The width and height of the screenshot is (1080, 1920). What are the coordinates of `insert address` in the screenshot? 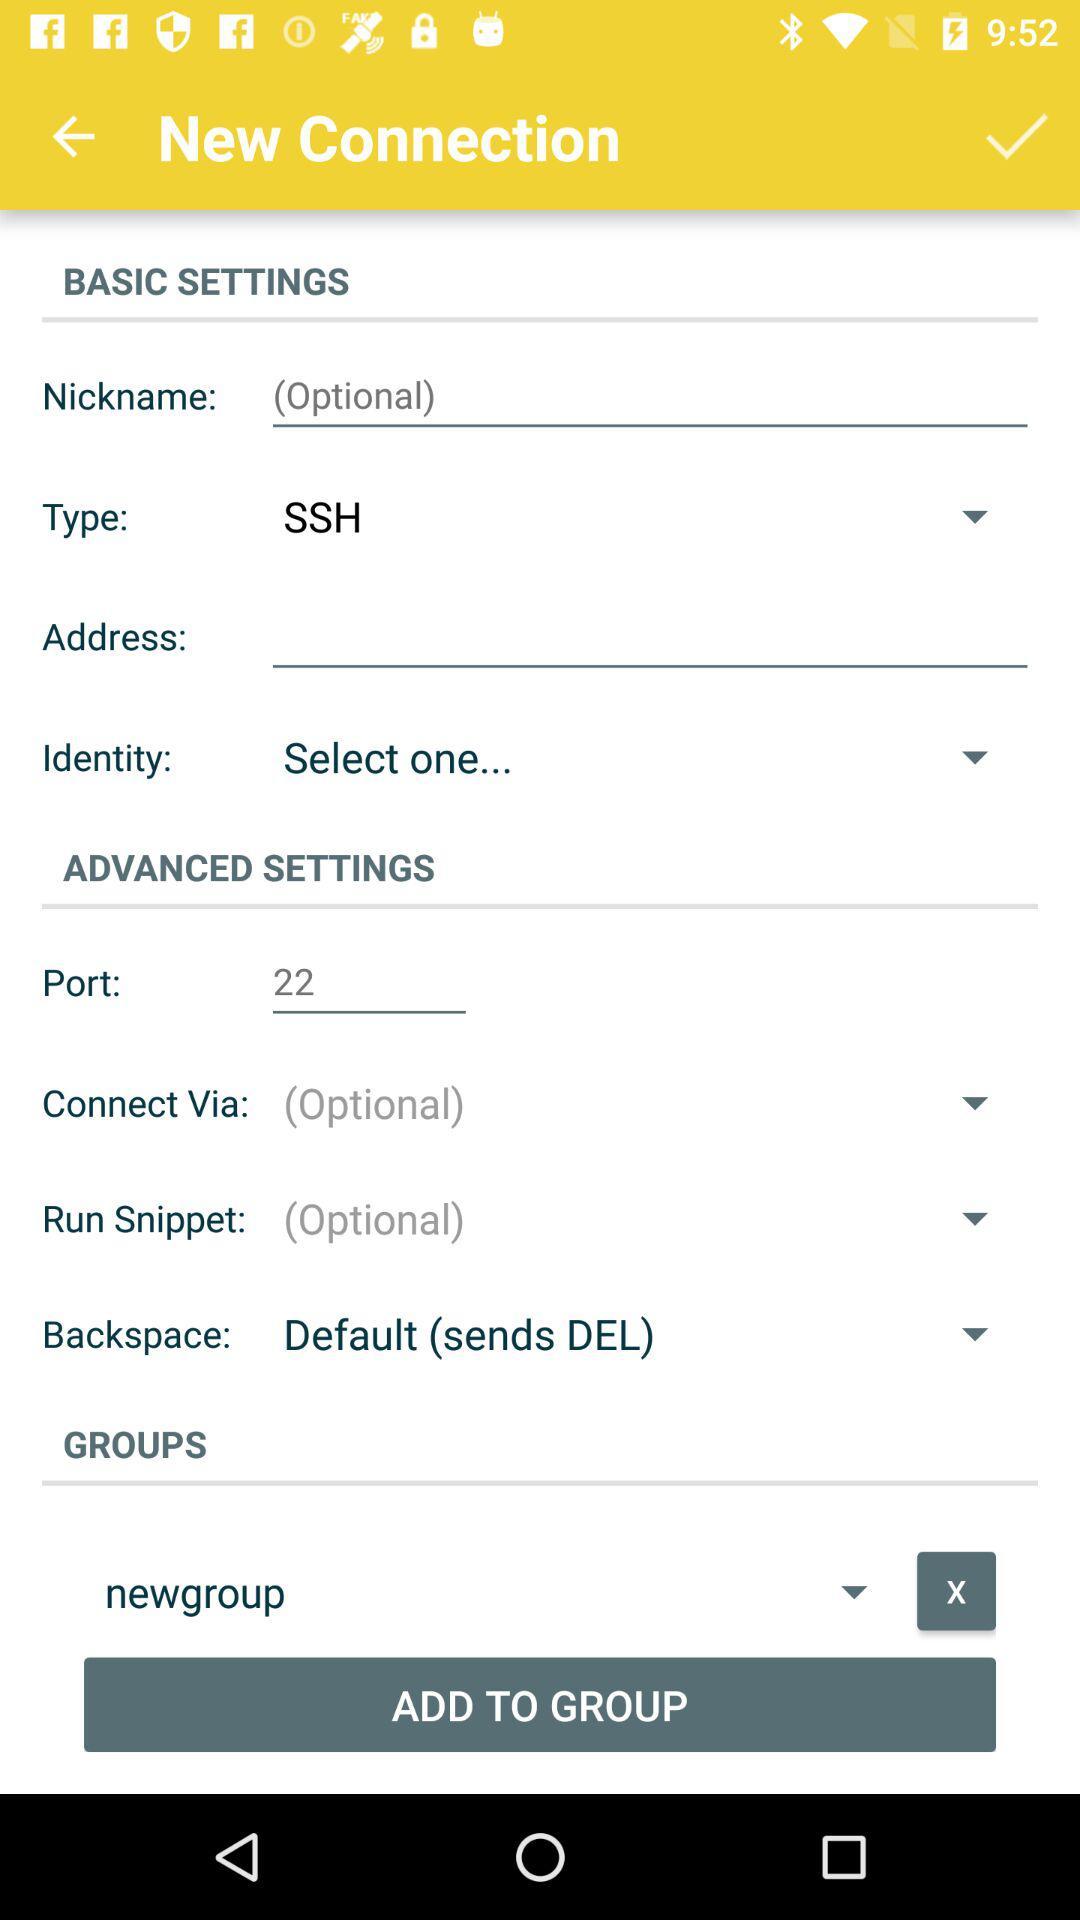 It's located at (650, 635).